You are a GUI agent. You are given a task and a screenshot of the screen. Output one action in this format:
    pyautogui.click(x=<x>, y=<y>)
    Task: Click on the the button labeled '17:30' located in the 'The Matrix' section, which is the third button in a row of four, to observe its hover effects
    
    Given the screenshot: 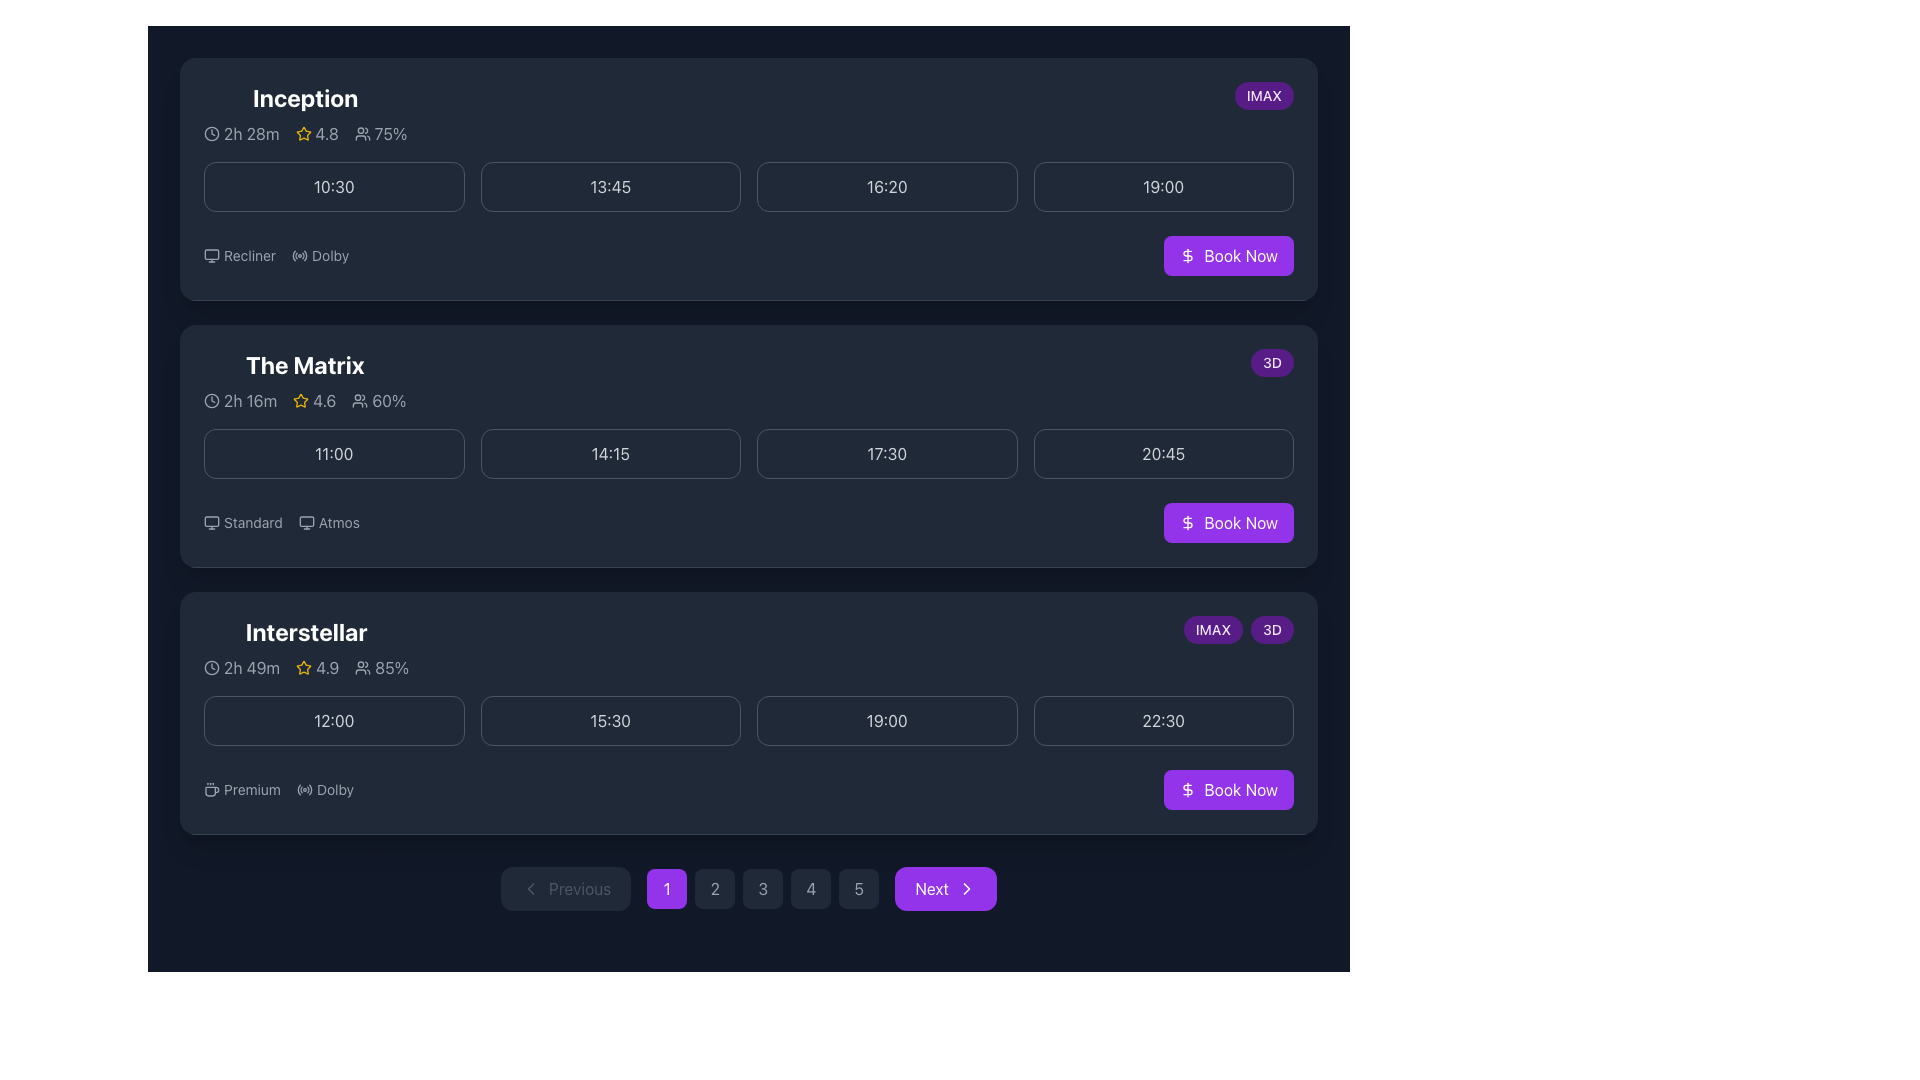 What is the action you would take?
    pyautogui.click(x=886, y=454)
    